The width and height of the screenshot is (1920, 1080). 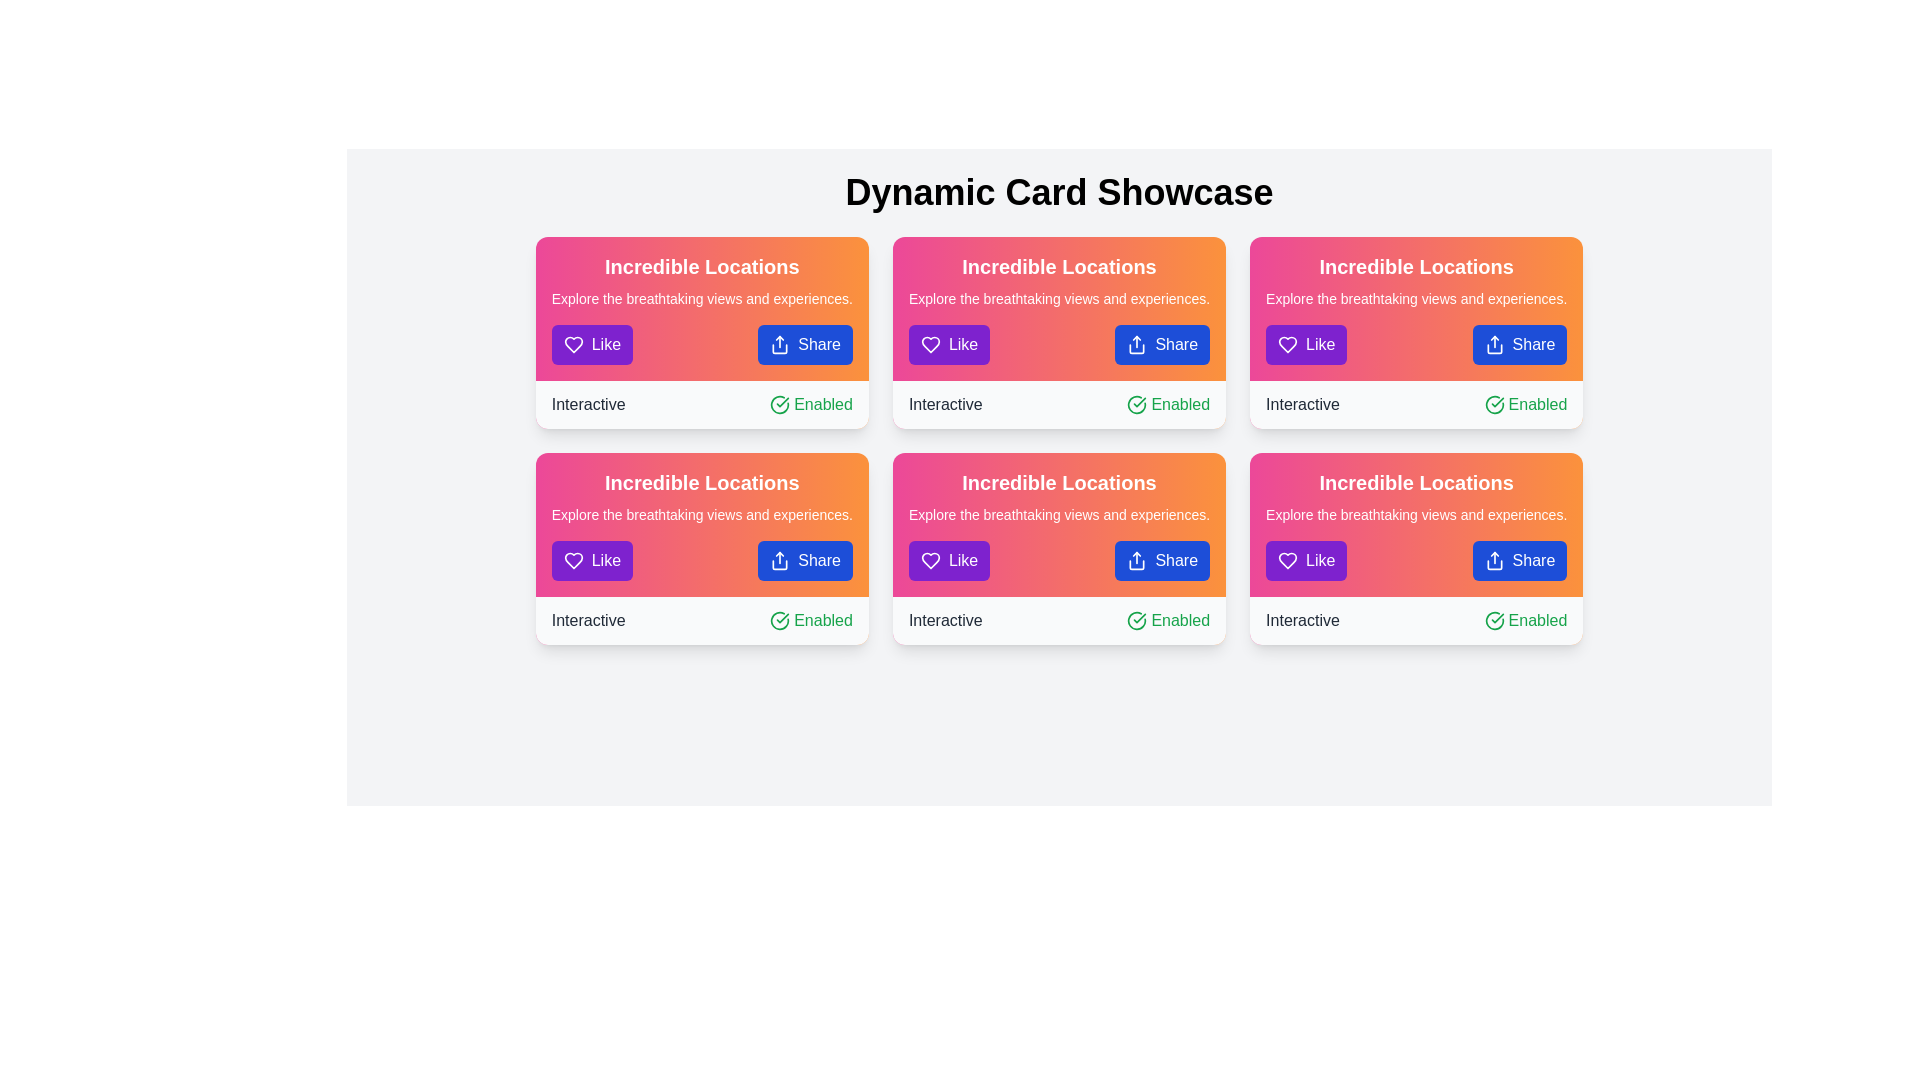 I want to click on the status indicator located at the bottom-right corner of the card layout, so click(x=1168, y=405).